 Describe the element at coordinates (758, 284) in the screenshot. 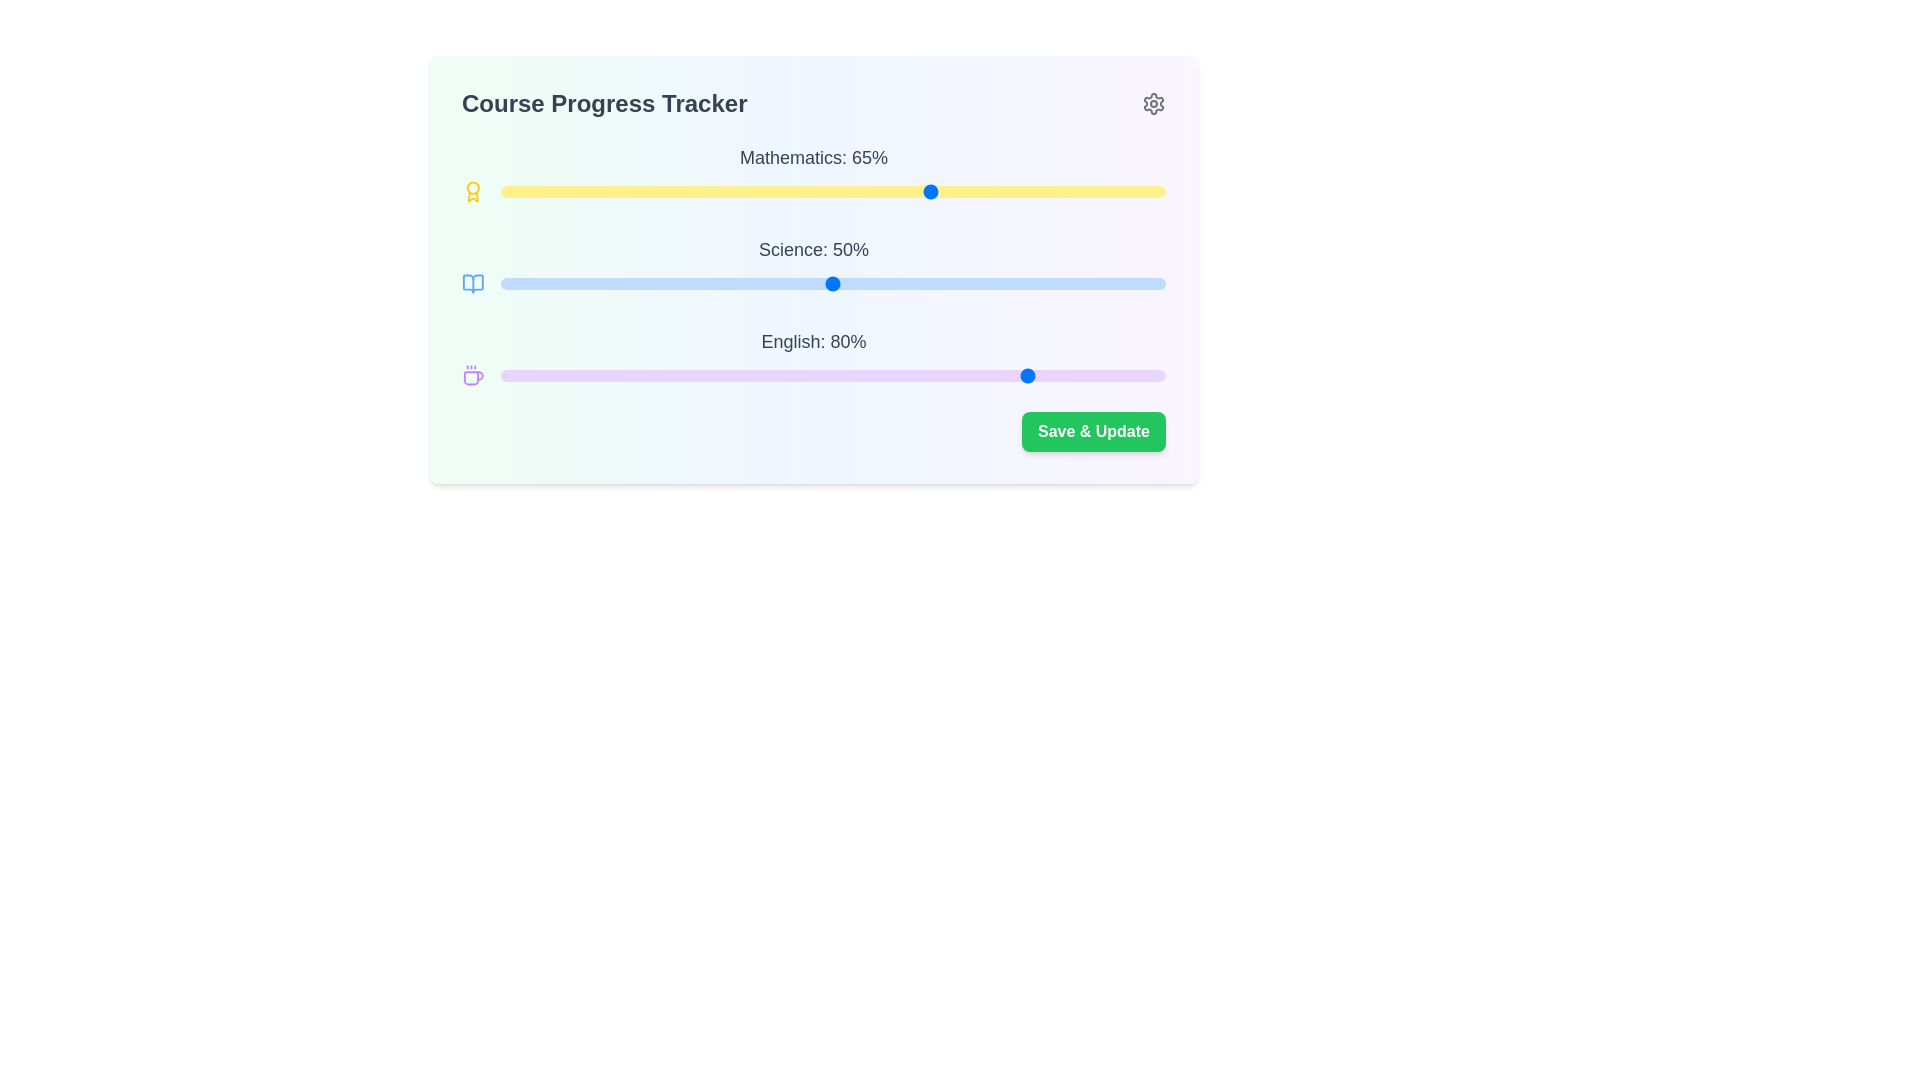

I see `progress` at that location.